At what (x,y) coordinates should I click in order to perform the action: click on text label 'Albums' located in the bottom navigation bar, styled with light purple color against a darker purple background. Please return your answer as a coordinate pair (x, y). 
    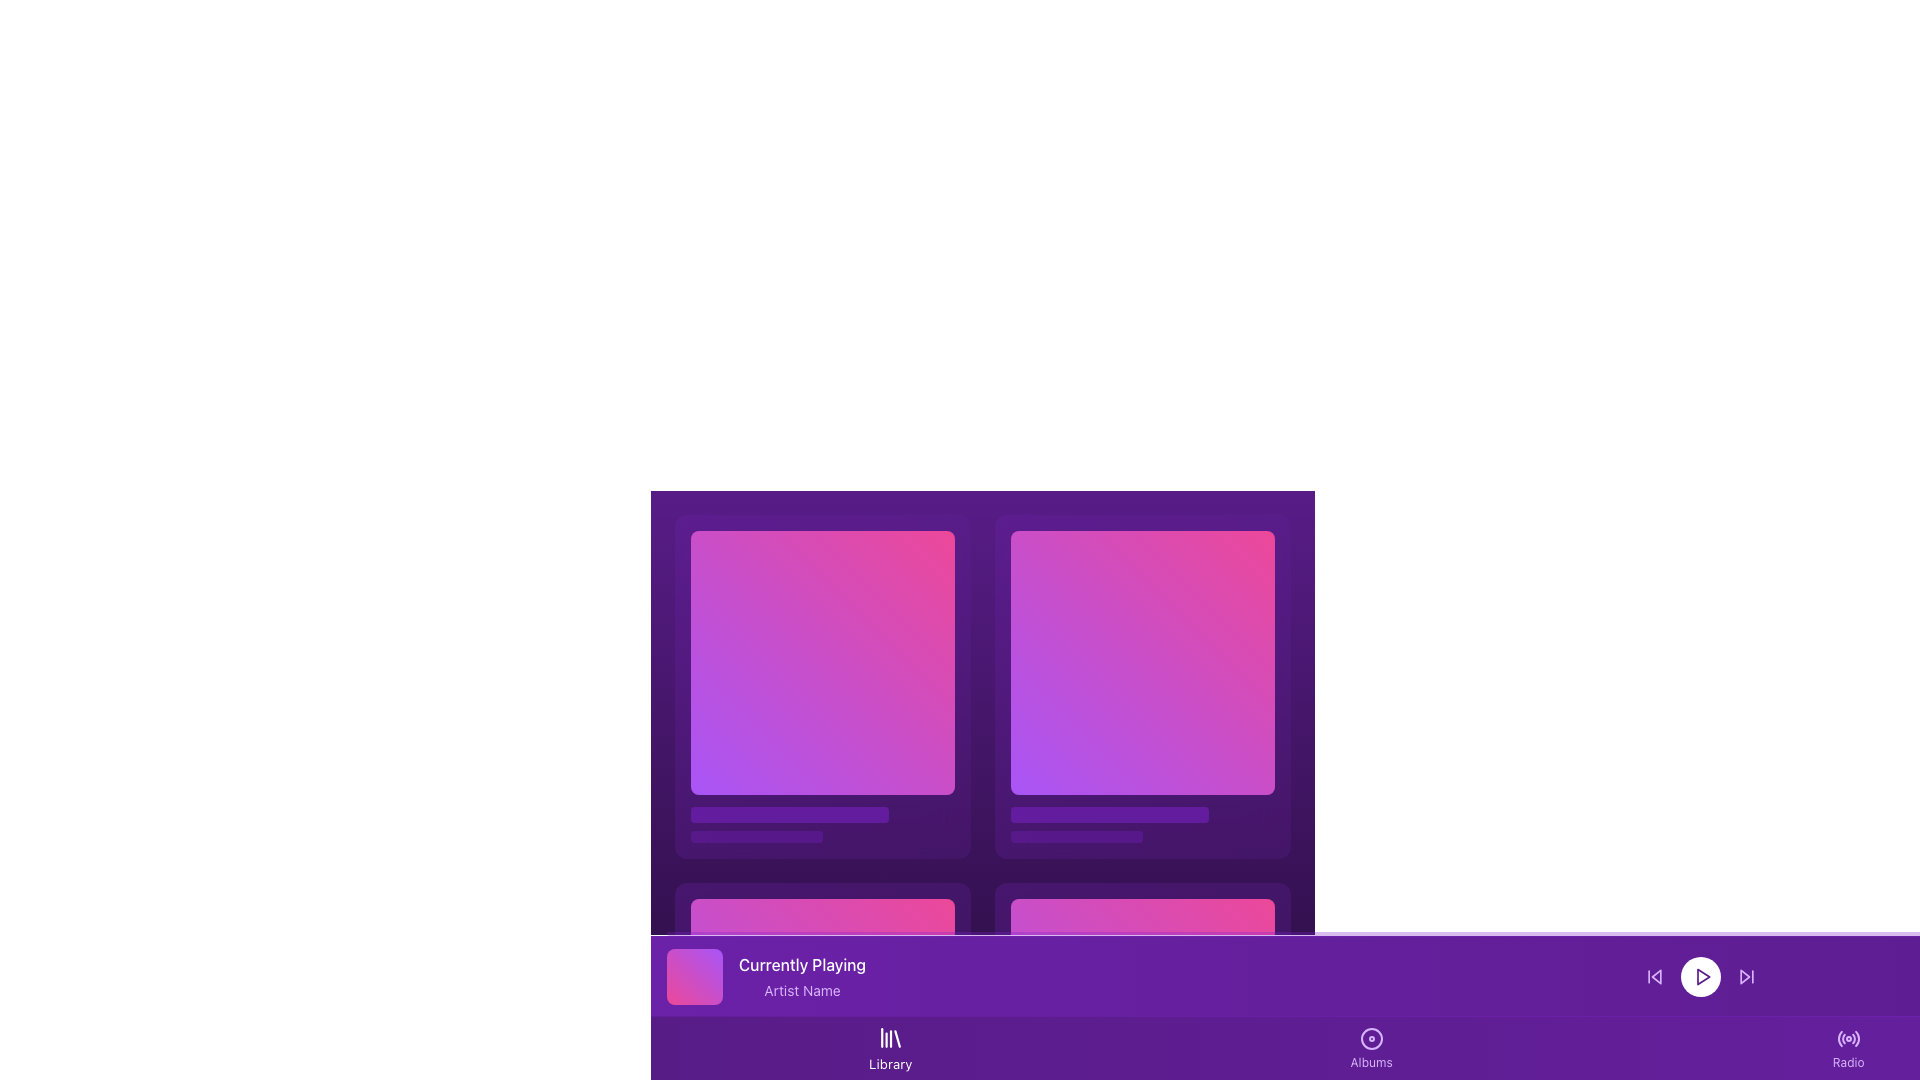
    Looking at the image, I should click on (1370, 1061).